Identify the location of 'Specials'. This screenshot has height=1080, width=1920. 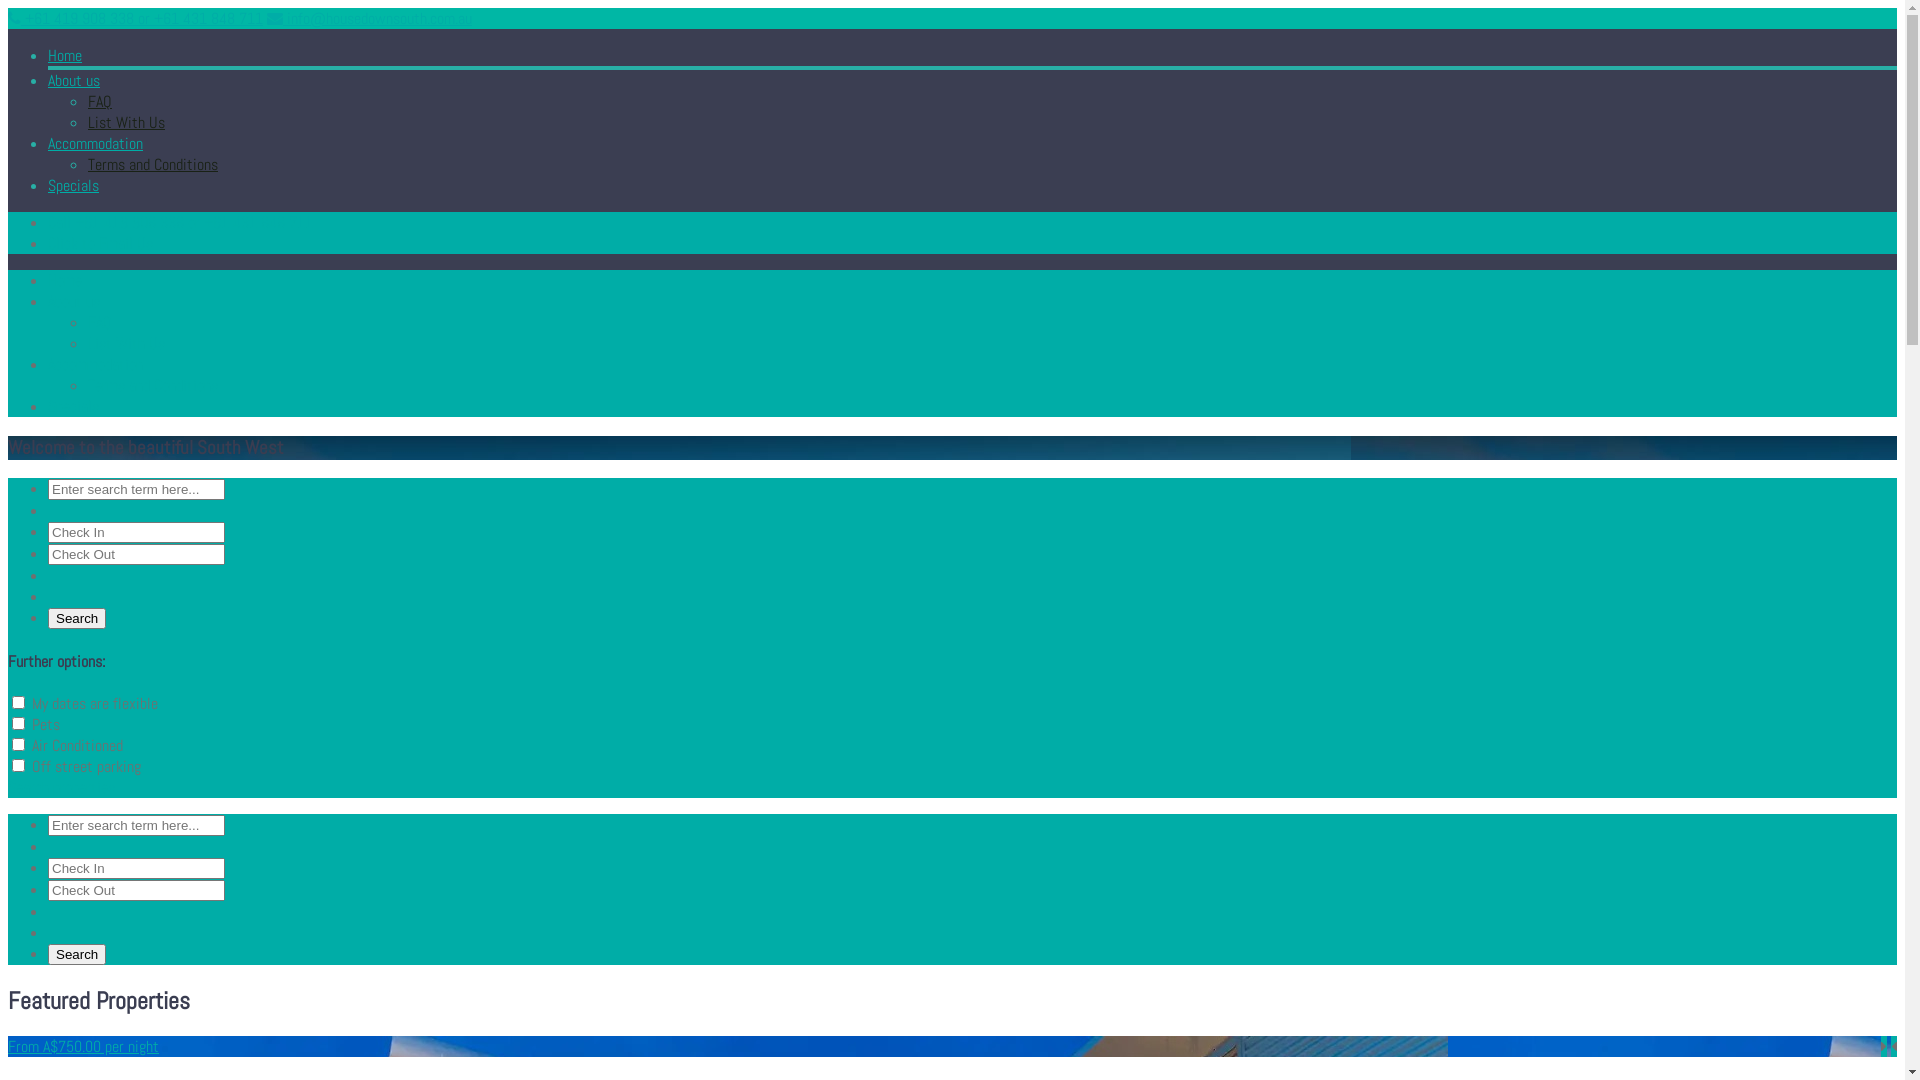
(73, 185).